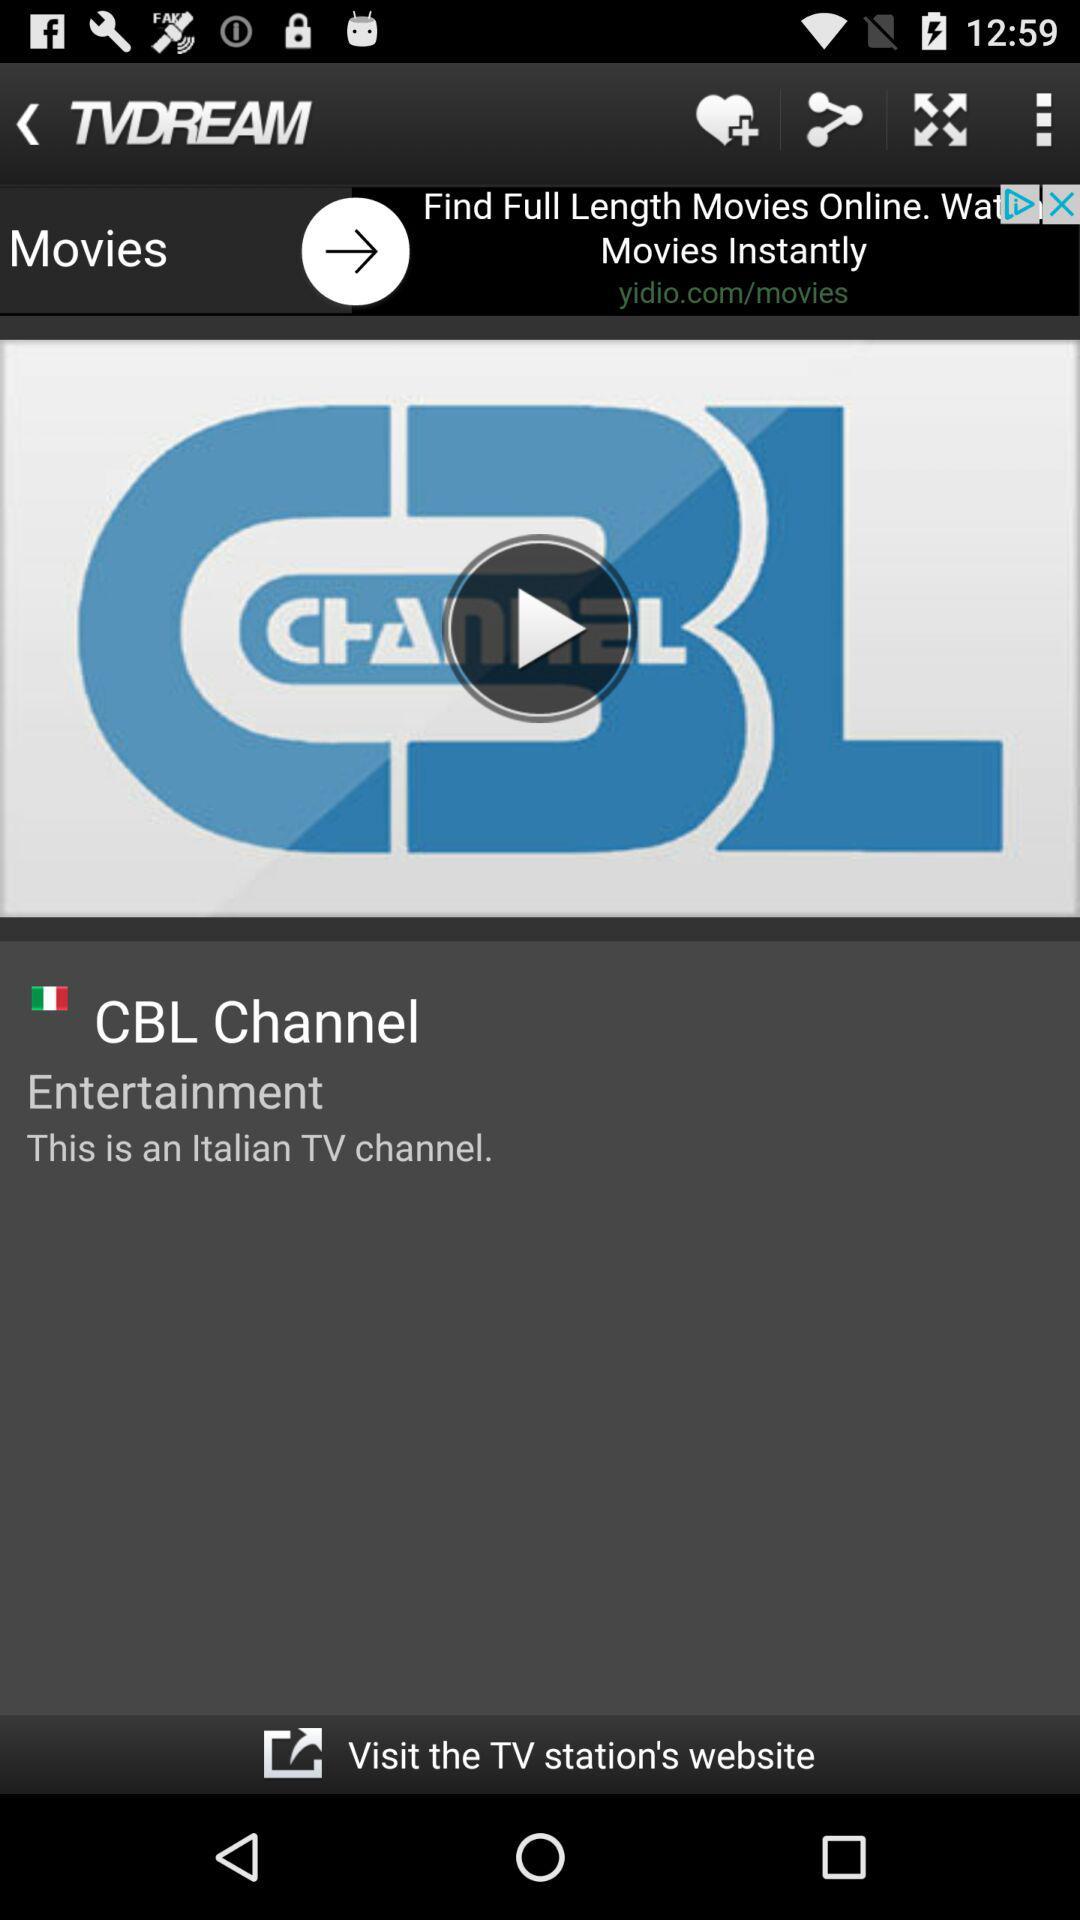  Describe the element at coordinates (1042, 118) in the screenshot. I see `more options` at that location.